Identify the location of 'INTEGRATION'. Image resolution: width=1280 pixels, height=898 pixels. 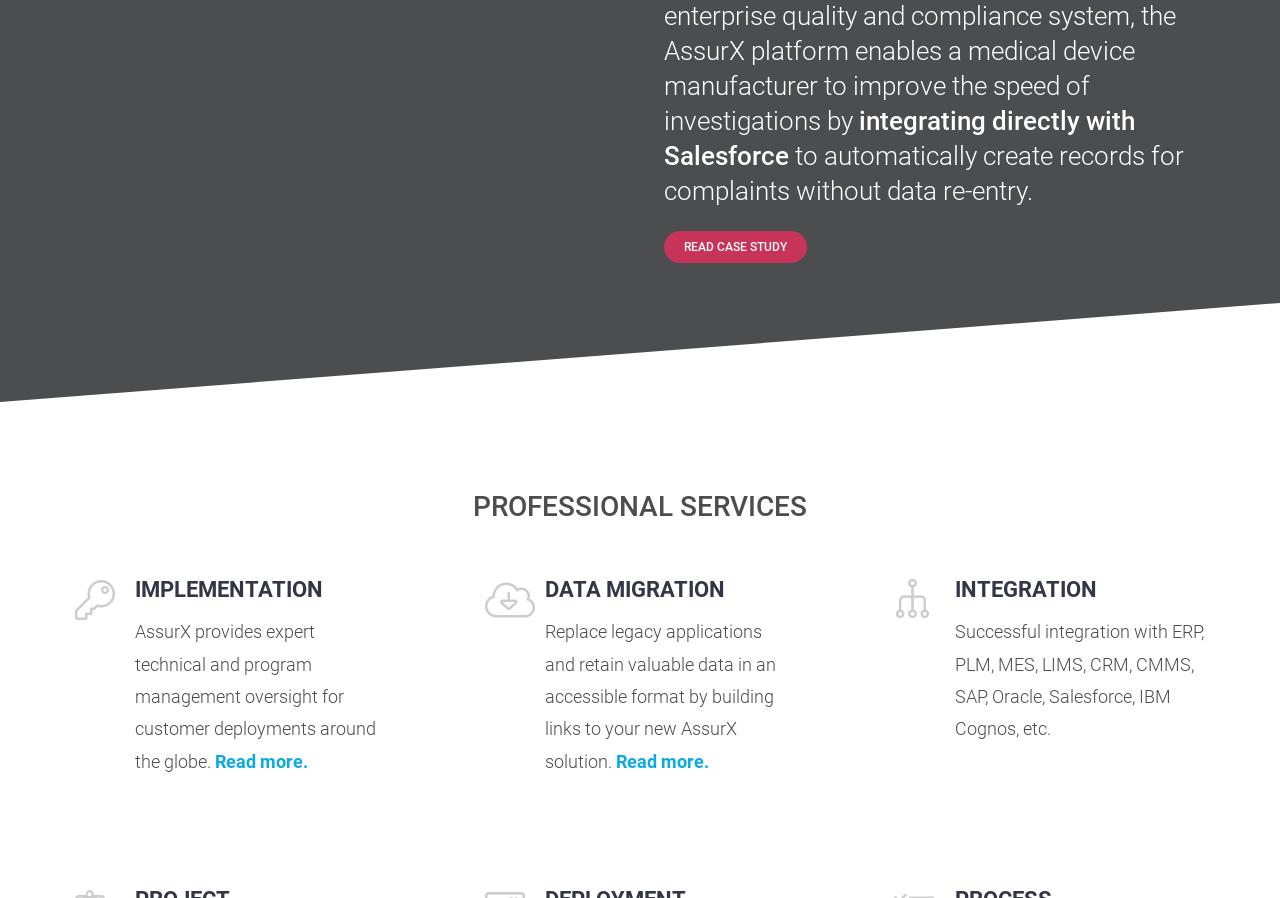
(1026, 588).